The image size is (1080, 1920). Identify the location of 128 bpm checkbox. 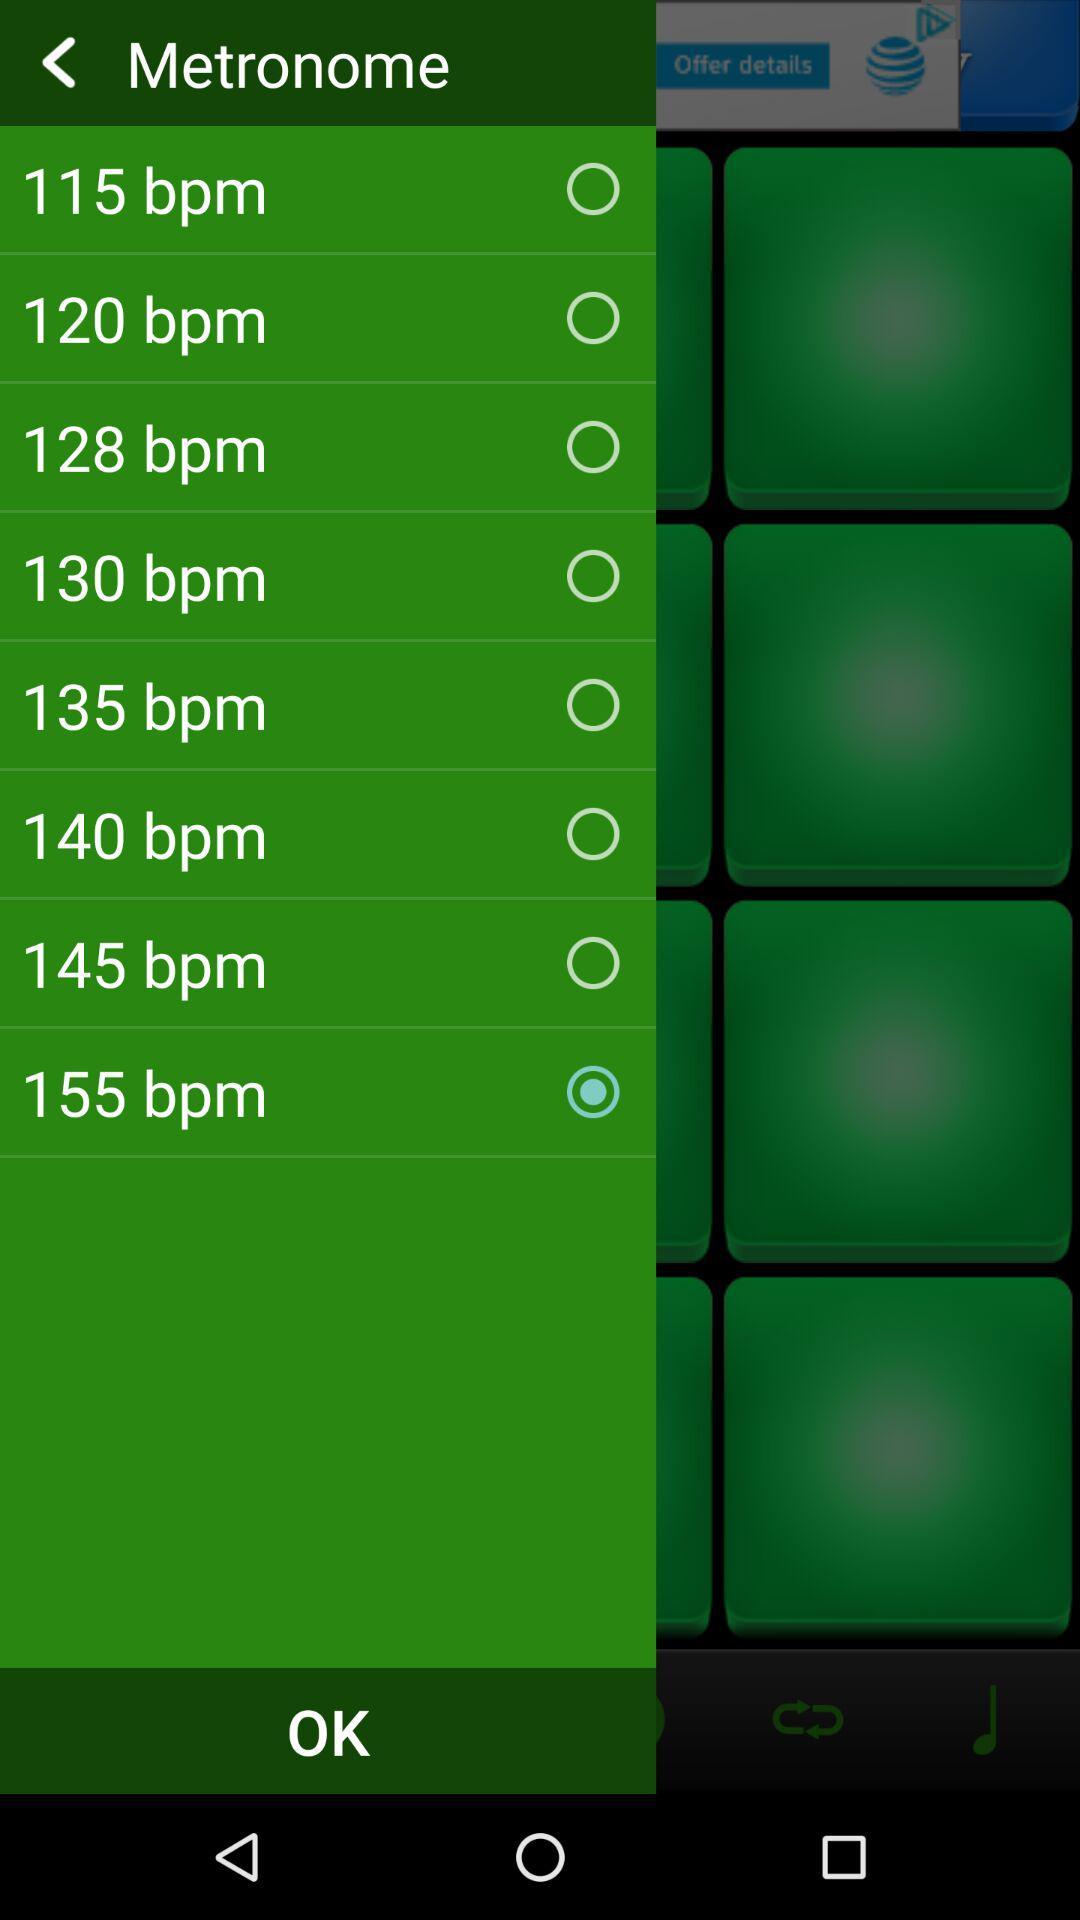
(327, 445).